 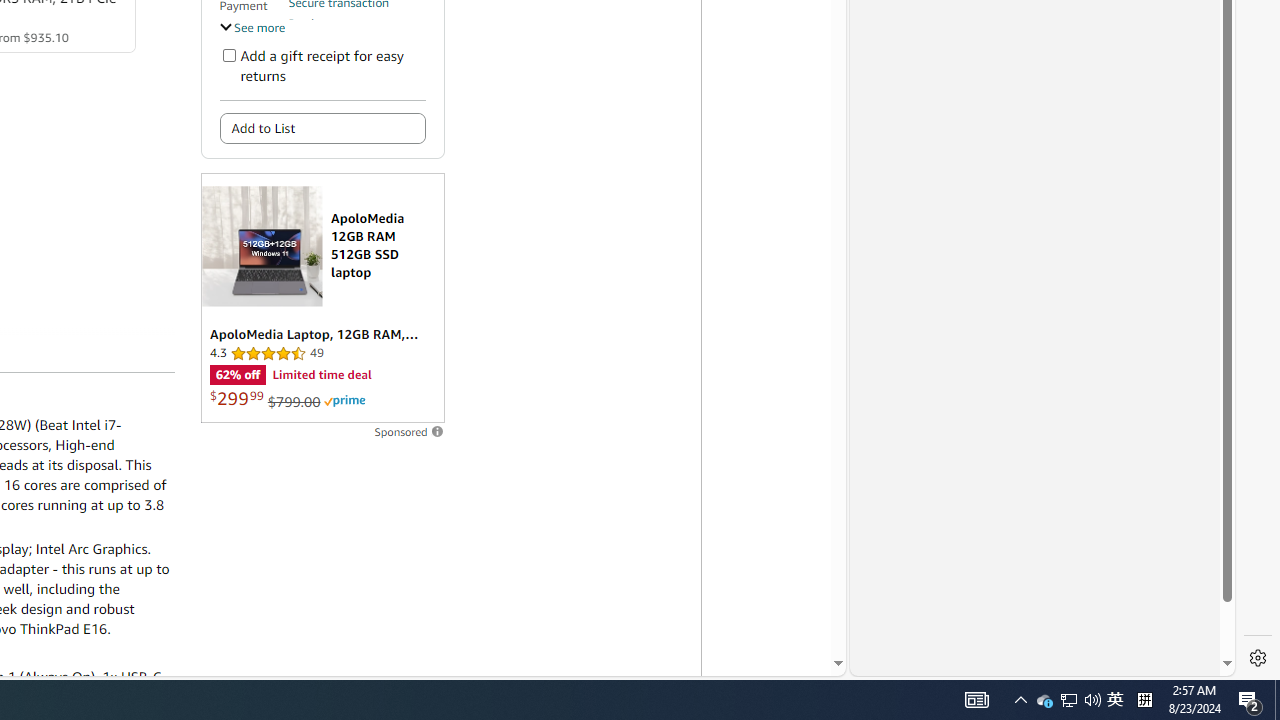 I want to click on 'Sponsored ad', so click(x=322, y=298).